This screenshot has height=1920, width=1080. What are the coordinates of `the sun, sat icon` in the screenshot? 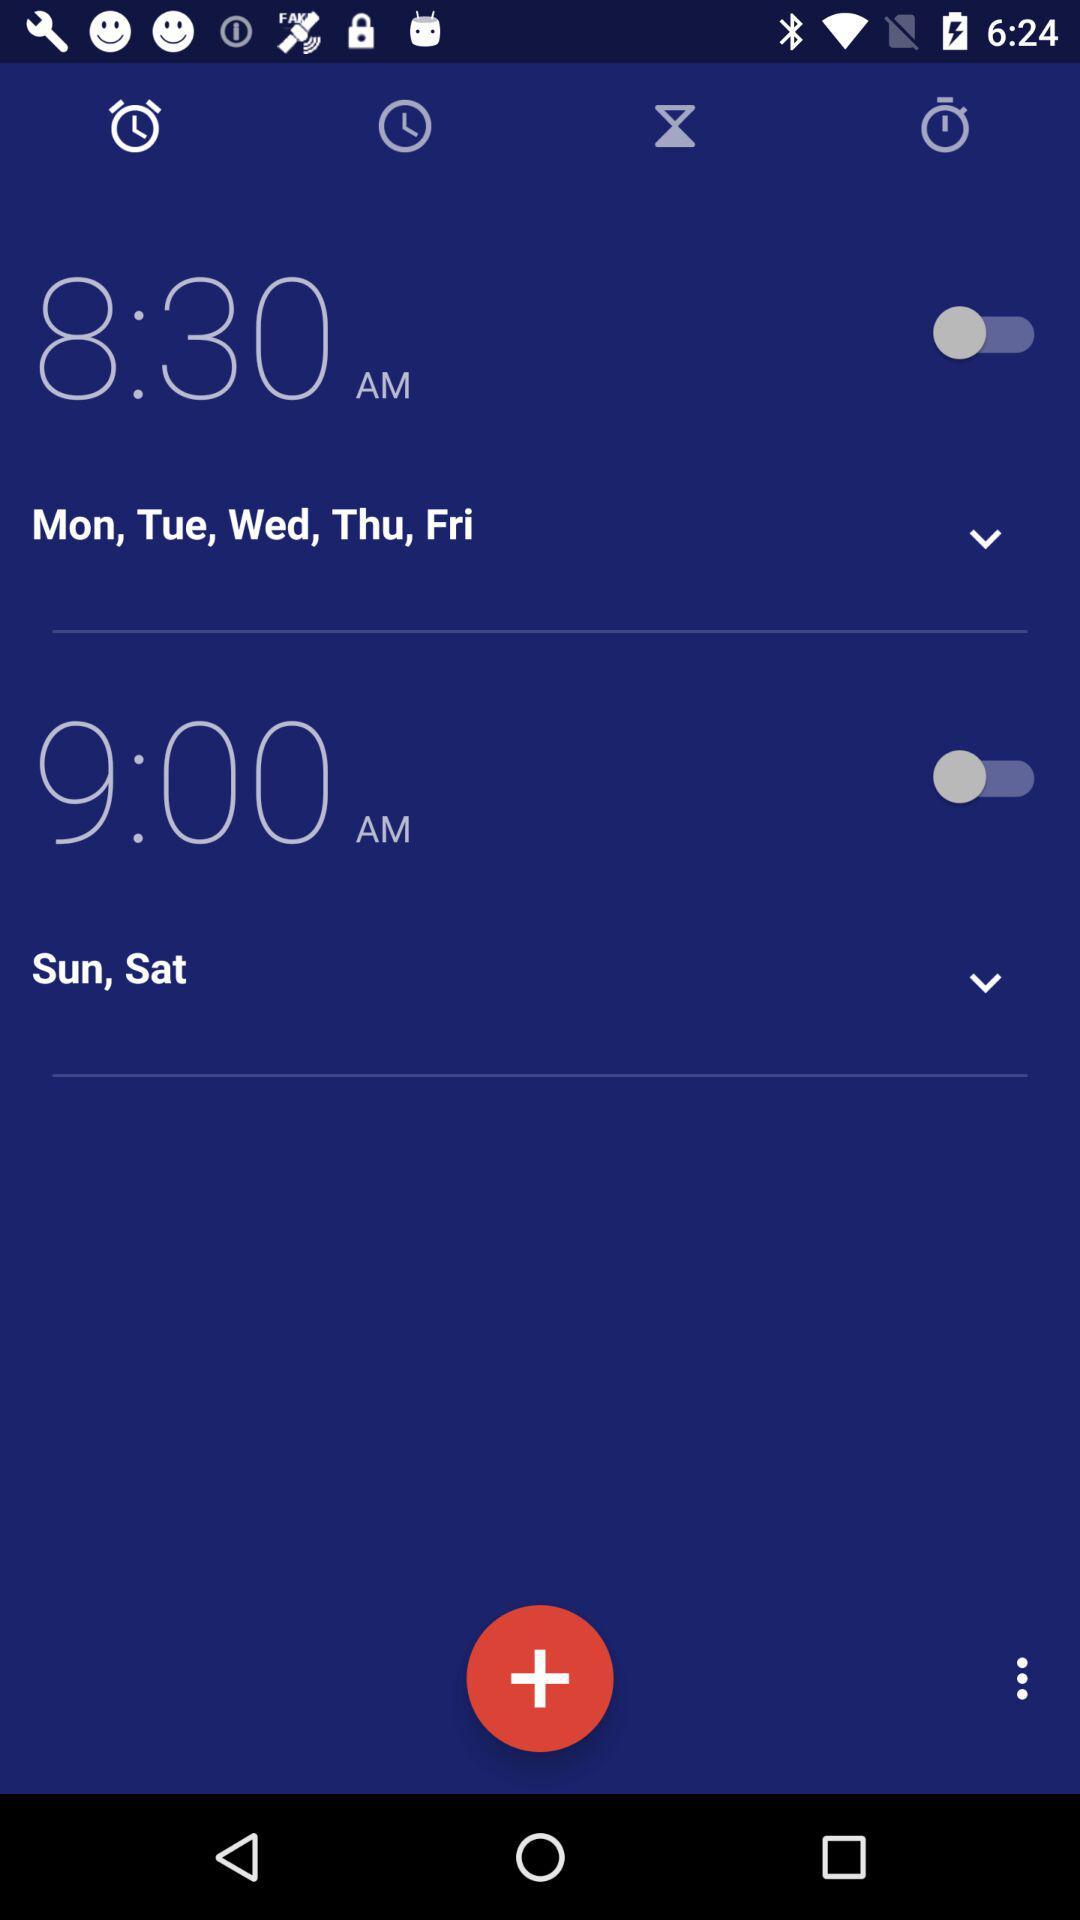 It's located at (109, 966).